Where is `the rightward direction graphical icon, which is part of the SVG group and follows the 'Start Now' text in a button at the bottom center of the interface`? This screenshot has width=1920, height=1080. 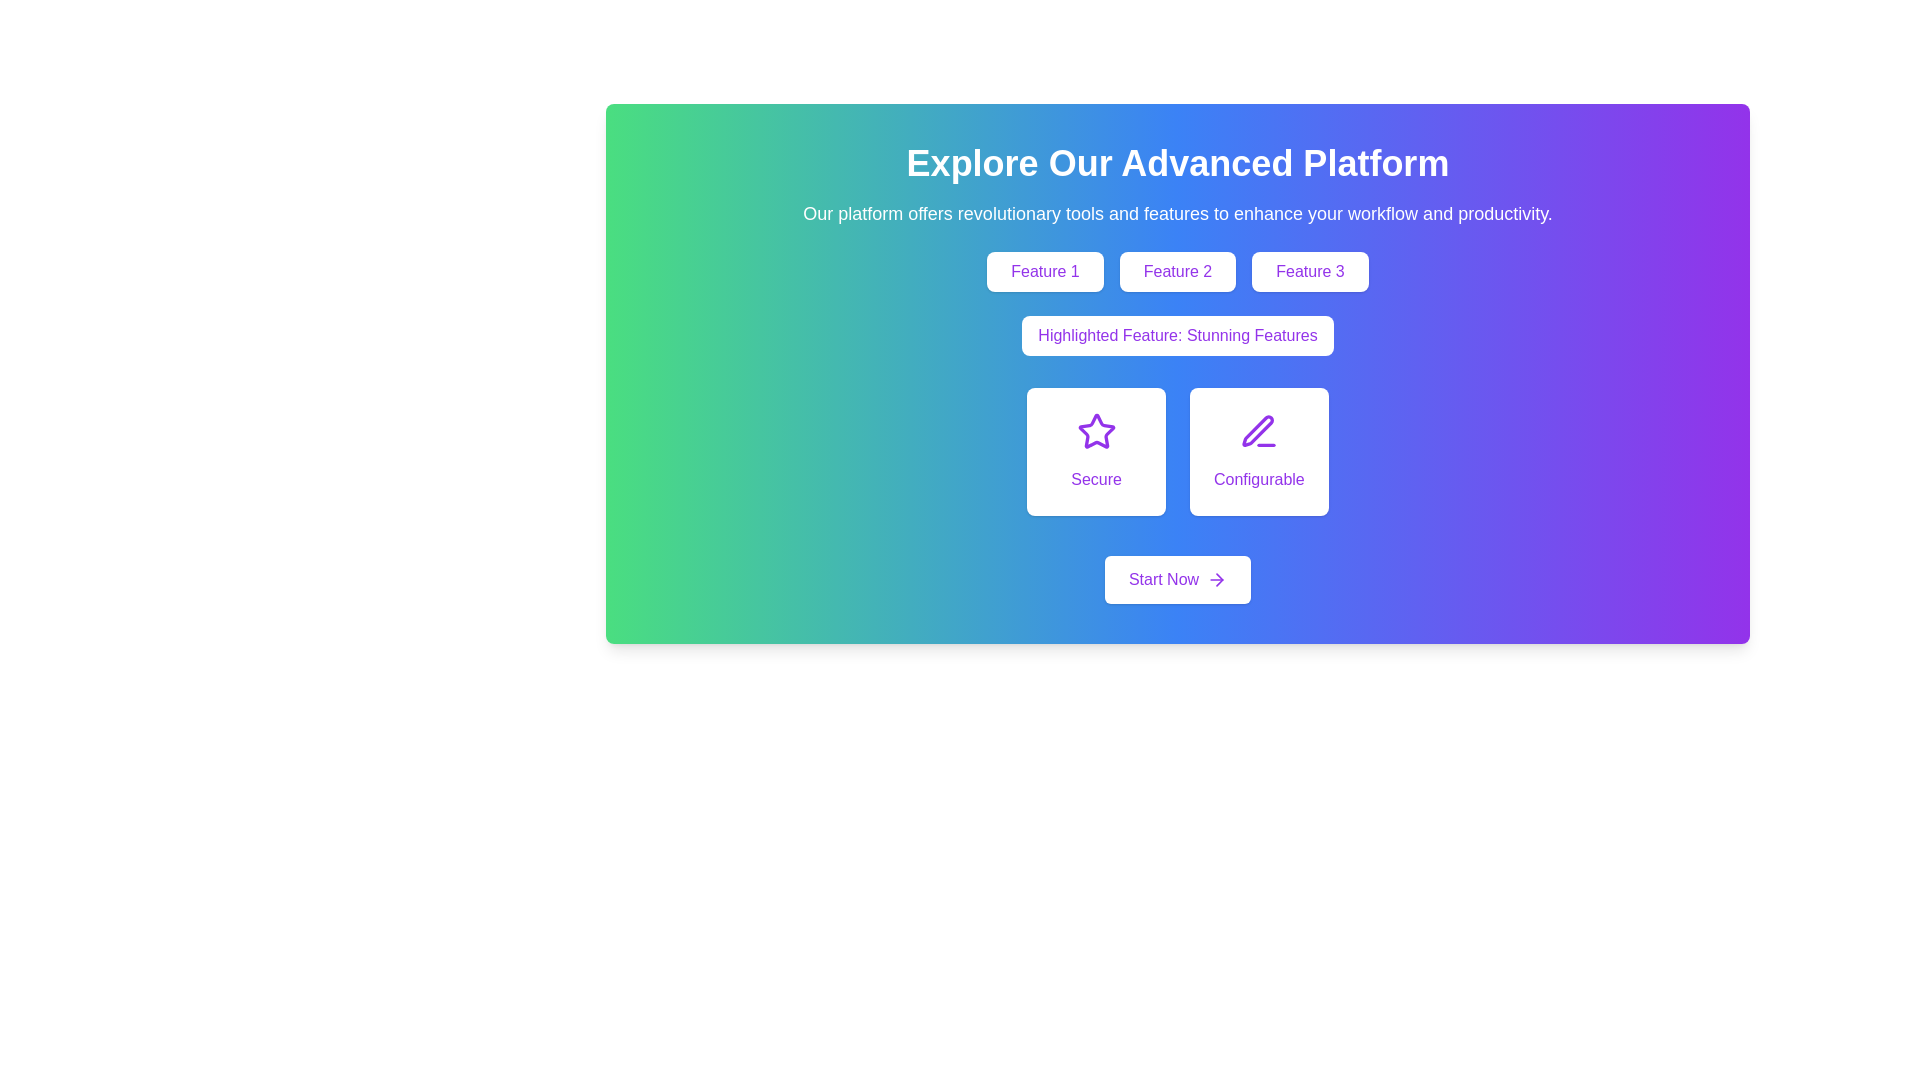 the rightward direction graphical icon, which is part of the SVG group and follows the 'Start Now' text in a button at the bottom center of the interface is located at coordinates (1218, 579).